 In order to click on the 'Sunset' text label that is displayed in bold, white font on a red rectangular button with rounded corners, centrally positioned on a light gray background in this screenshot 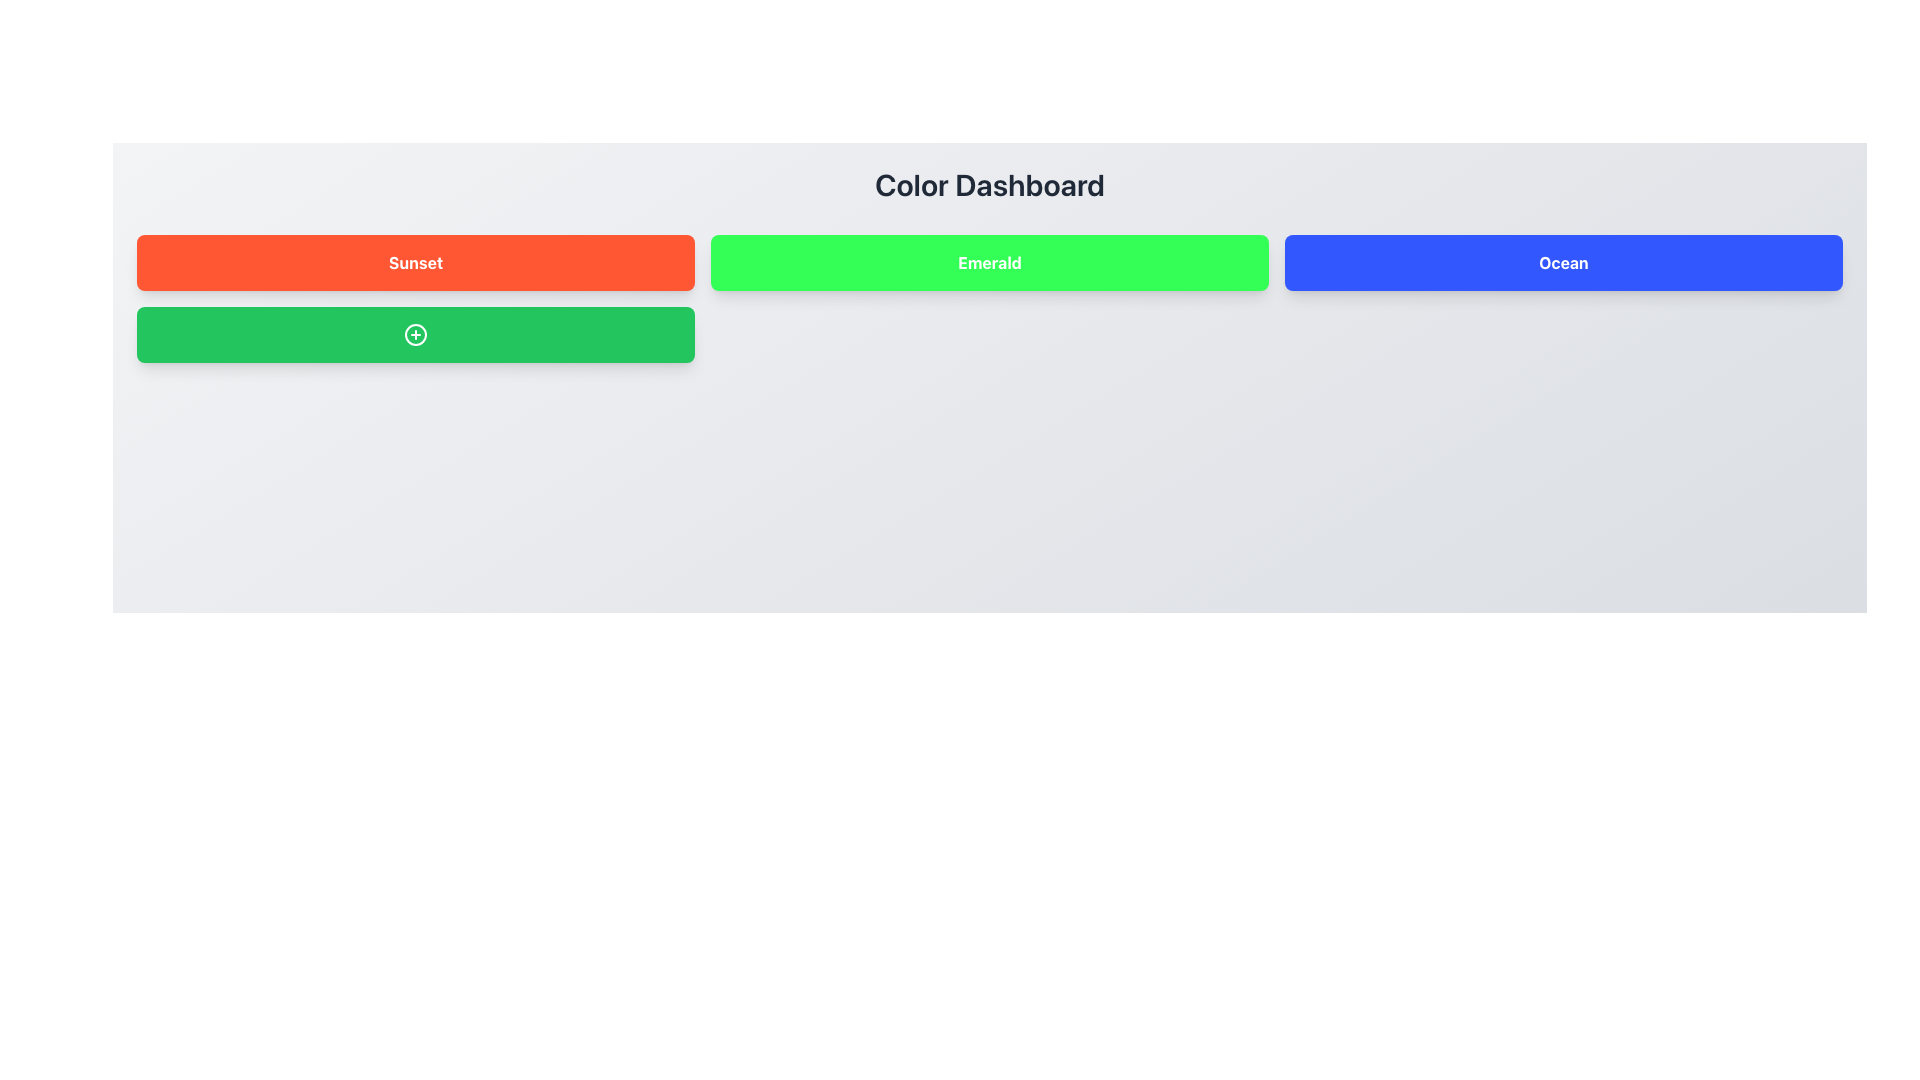, I will do `click(415, 261)`.